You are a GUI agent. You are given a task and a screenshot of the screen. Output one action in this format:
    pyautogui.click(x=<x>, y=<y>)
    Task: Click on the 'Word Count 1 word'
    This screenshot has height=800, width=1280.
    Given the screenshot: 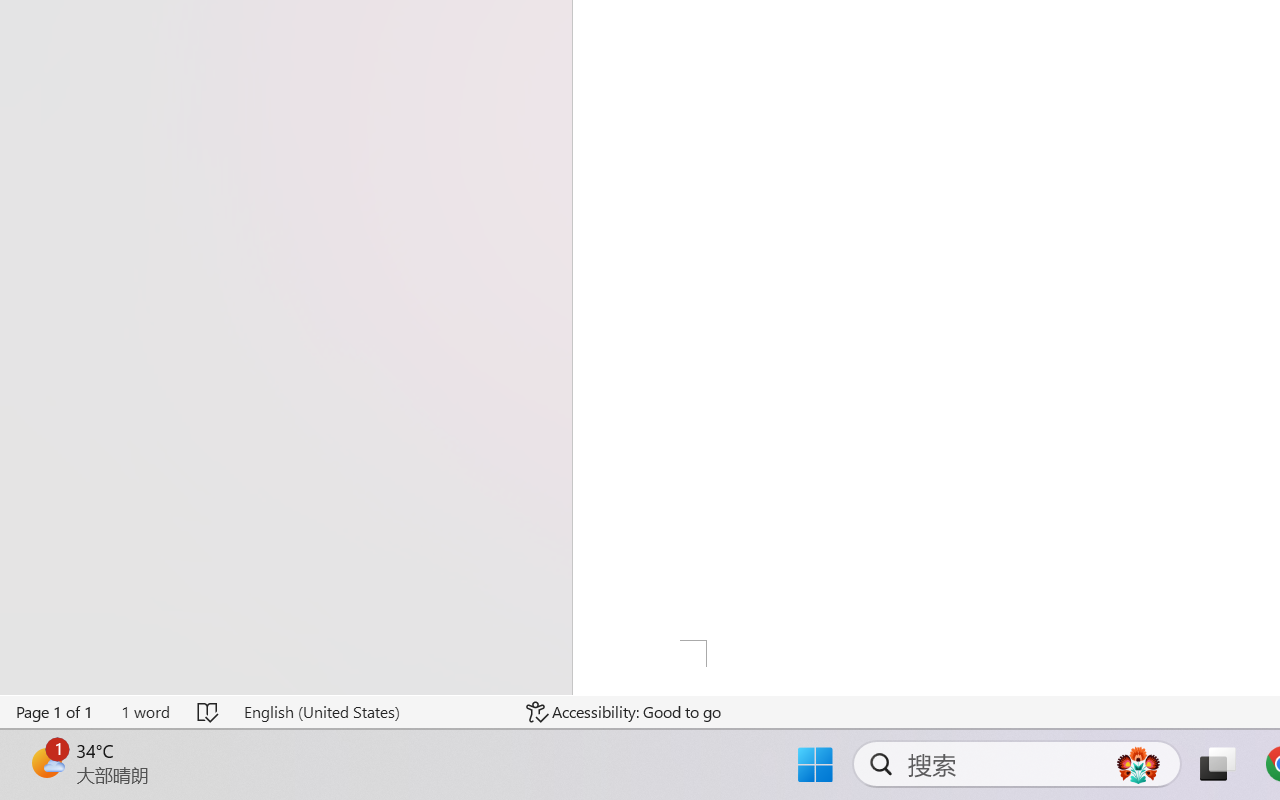 What is the action you would take?
    pyautogui.click(x=144, y=711)
    